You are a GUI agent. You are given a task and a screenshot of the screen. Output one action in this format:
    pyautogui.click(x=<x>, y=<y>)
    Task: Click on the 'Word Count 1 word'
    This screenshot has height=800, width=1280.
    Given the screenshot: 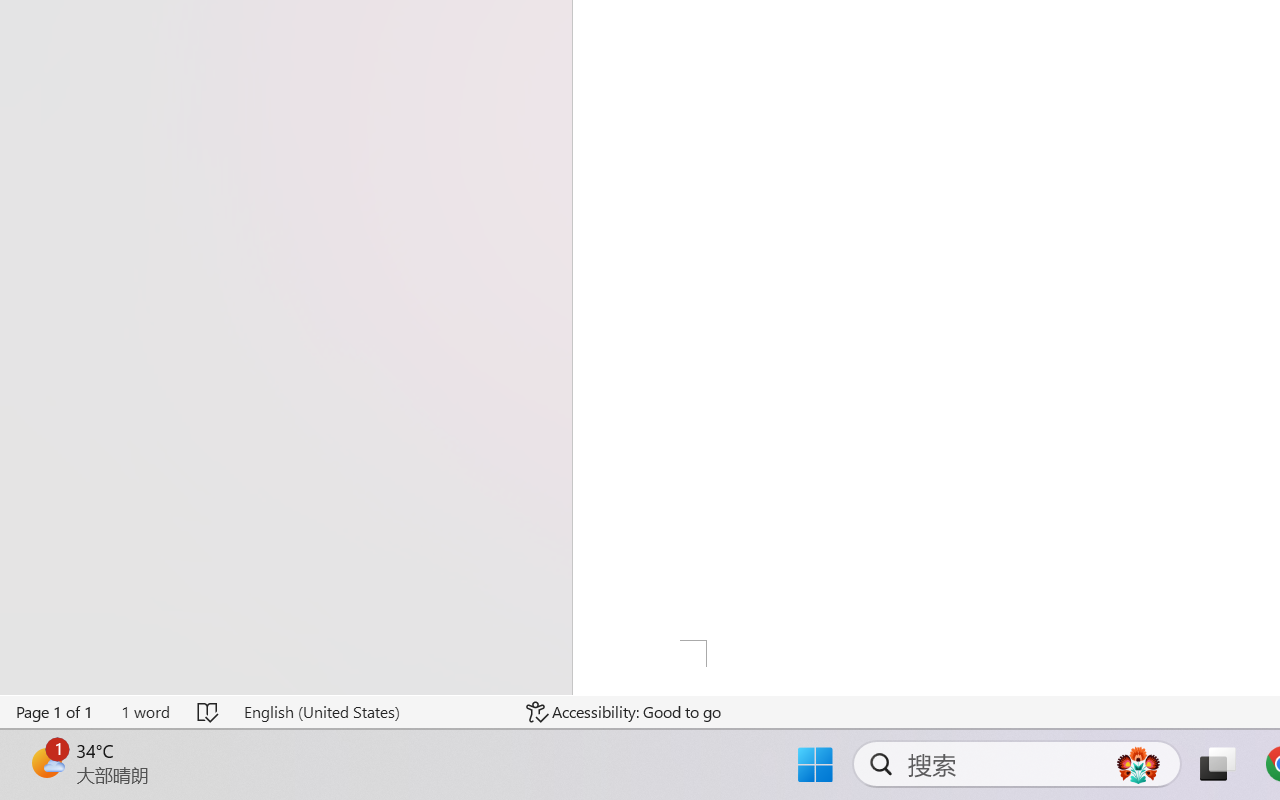 What is the action you would take?
    pyautogui.click(x=144, y=711)
    